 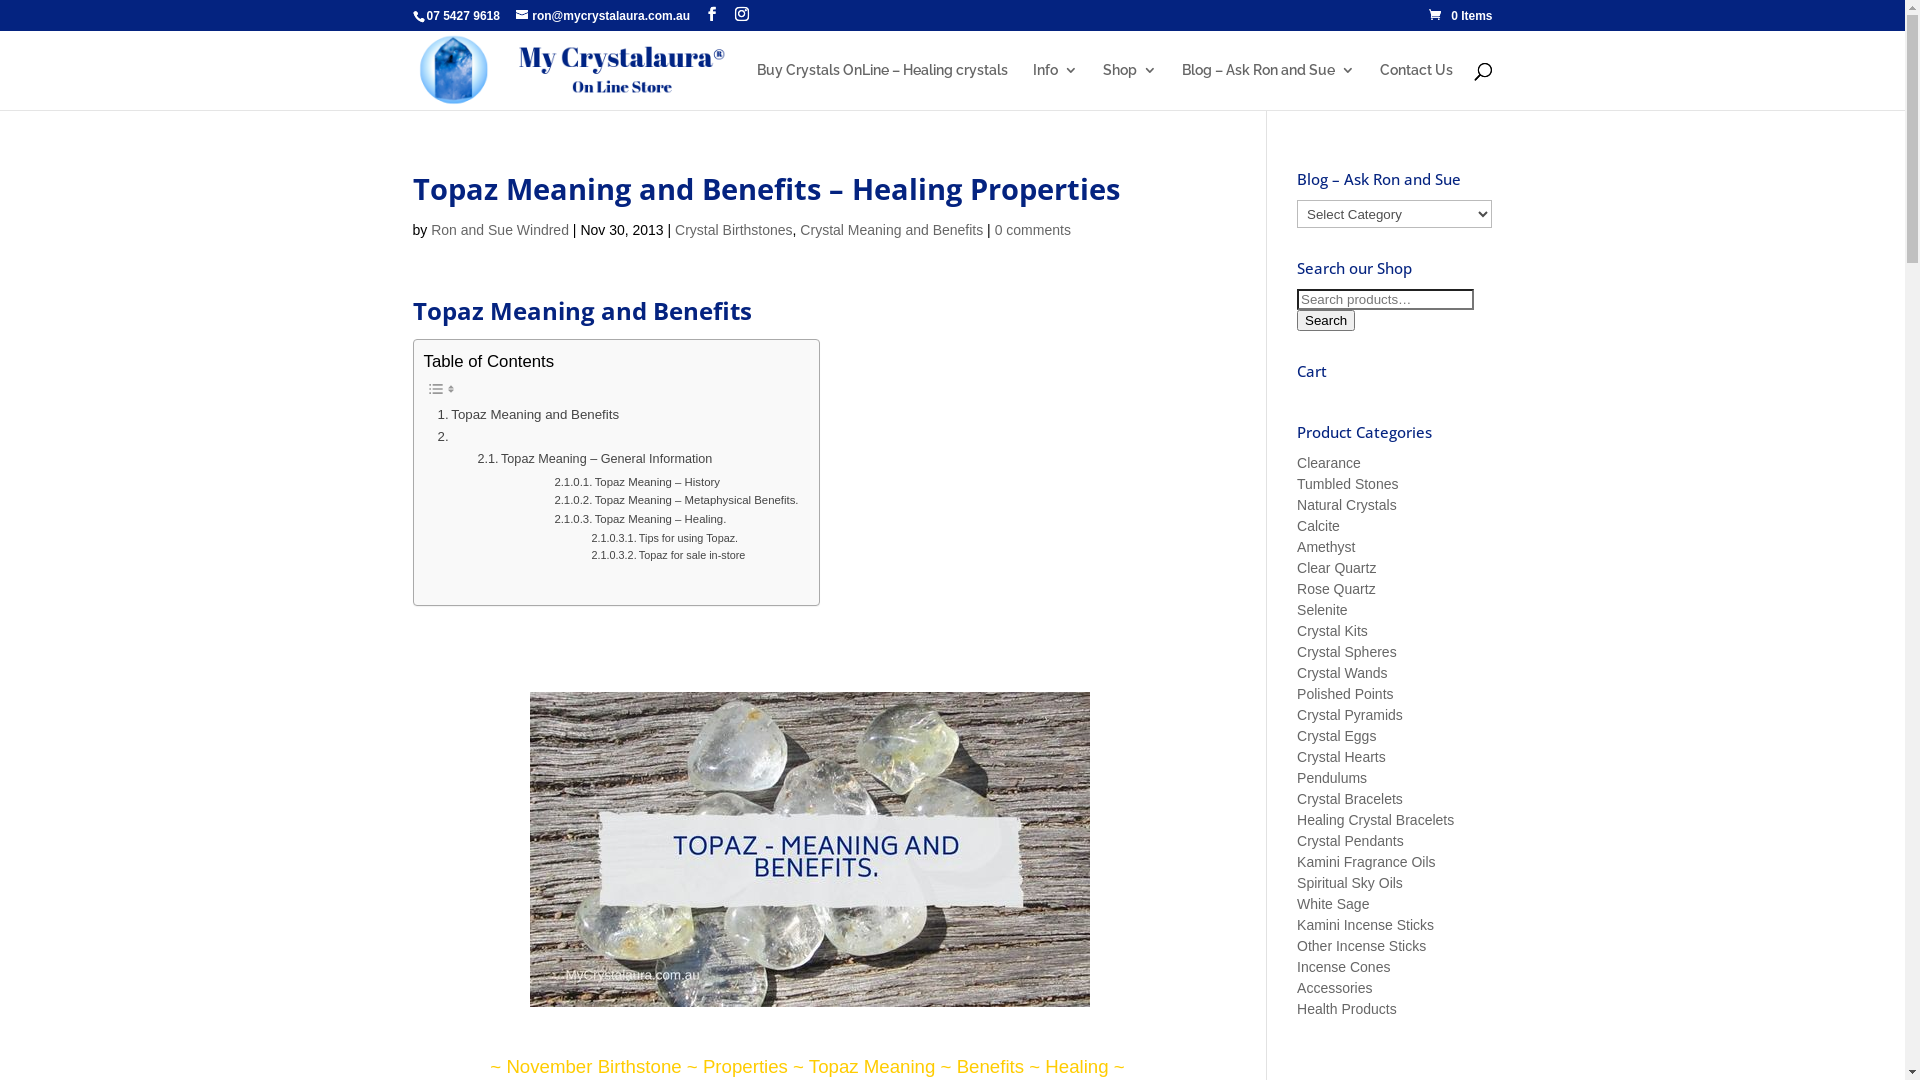 What do you see at coordinates (1345, 693) in the screenshot?
I see `'Polished Points'` at bounding box center [1345, 693].